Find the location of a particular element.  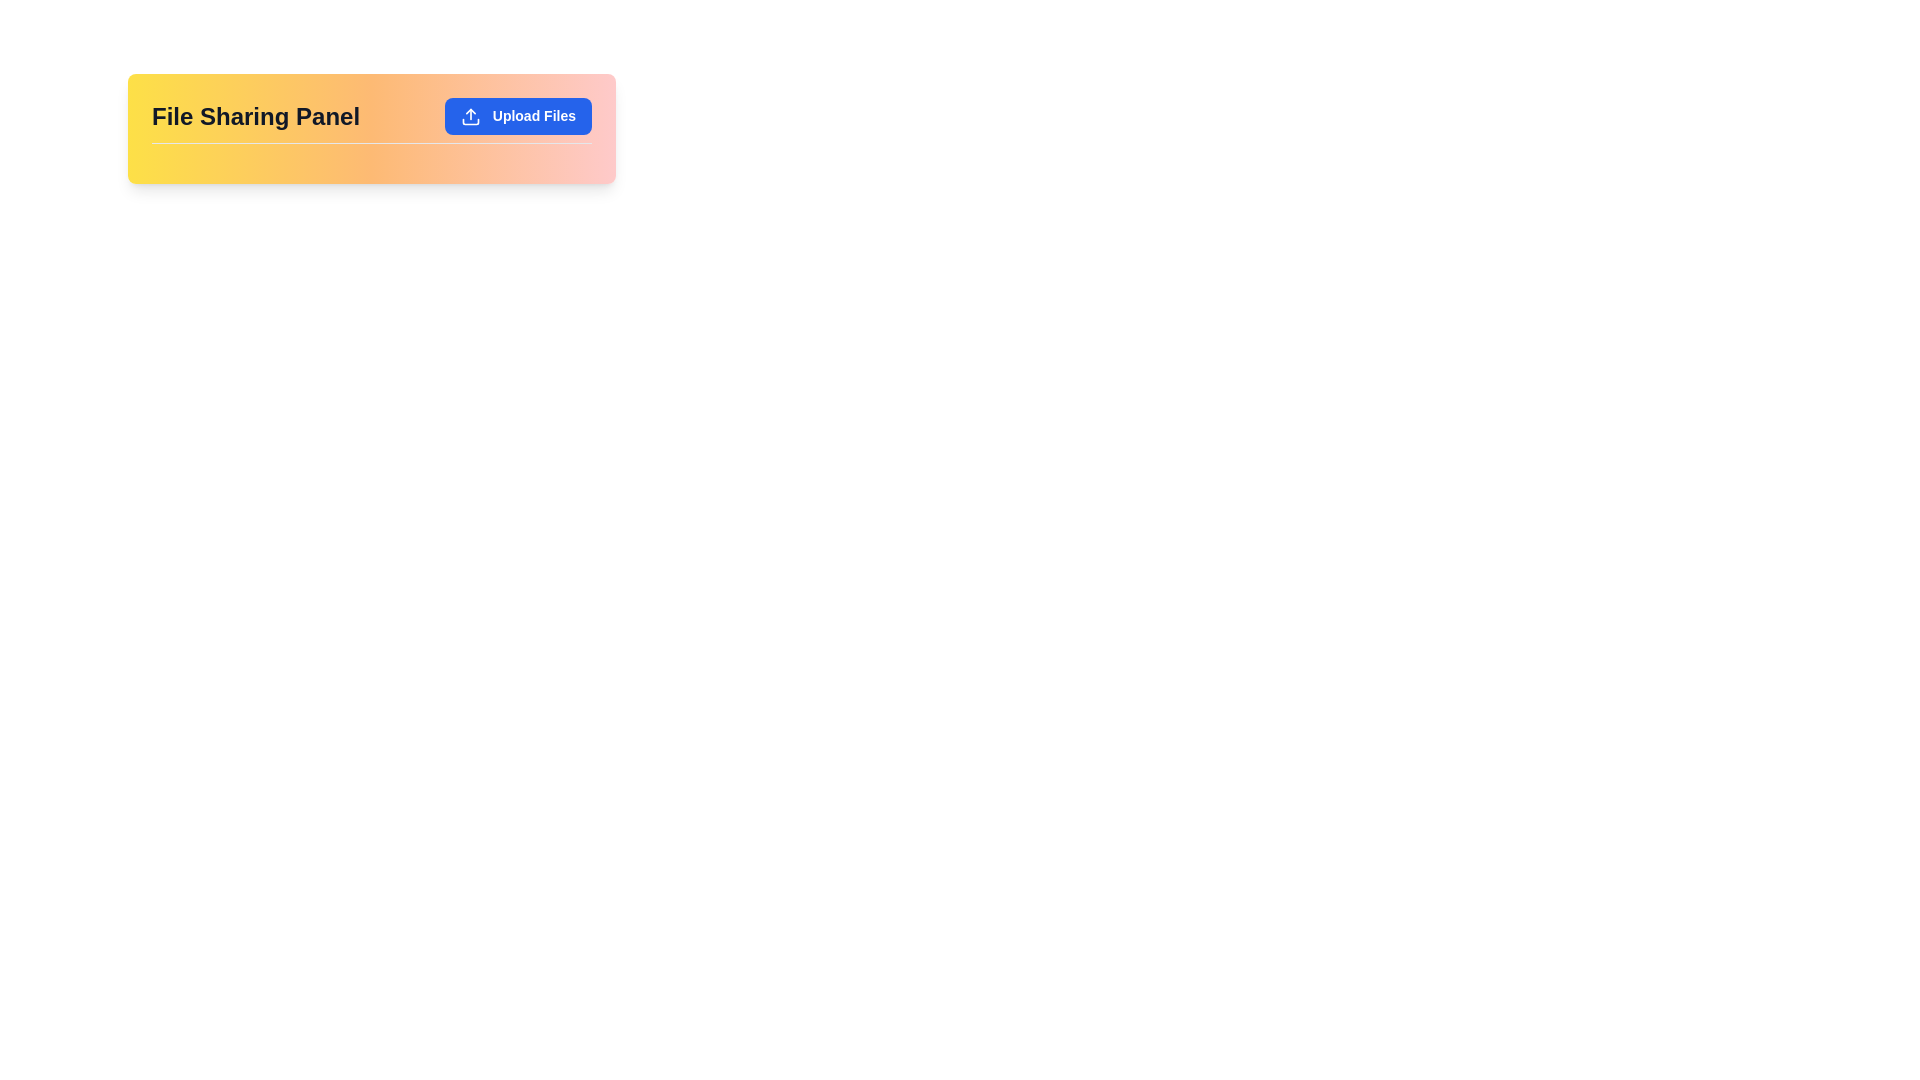

the blue rectangular button labeled 'Upload Files' is located at coordinates (518, 116).